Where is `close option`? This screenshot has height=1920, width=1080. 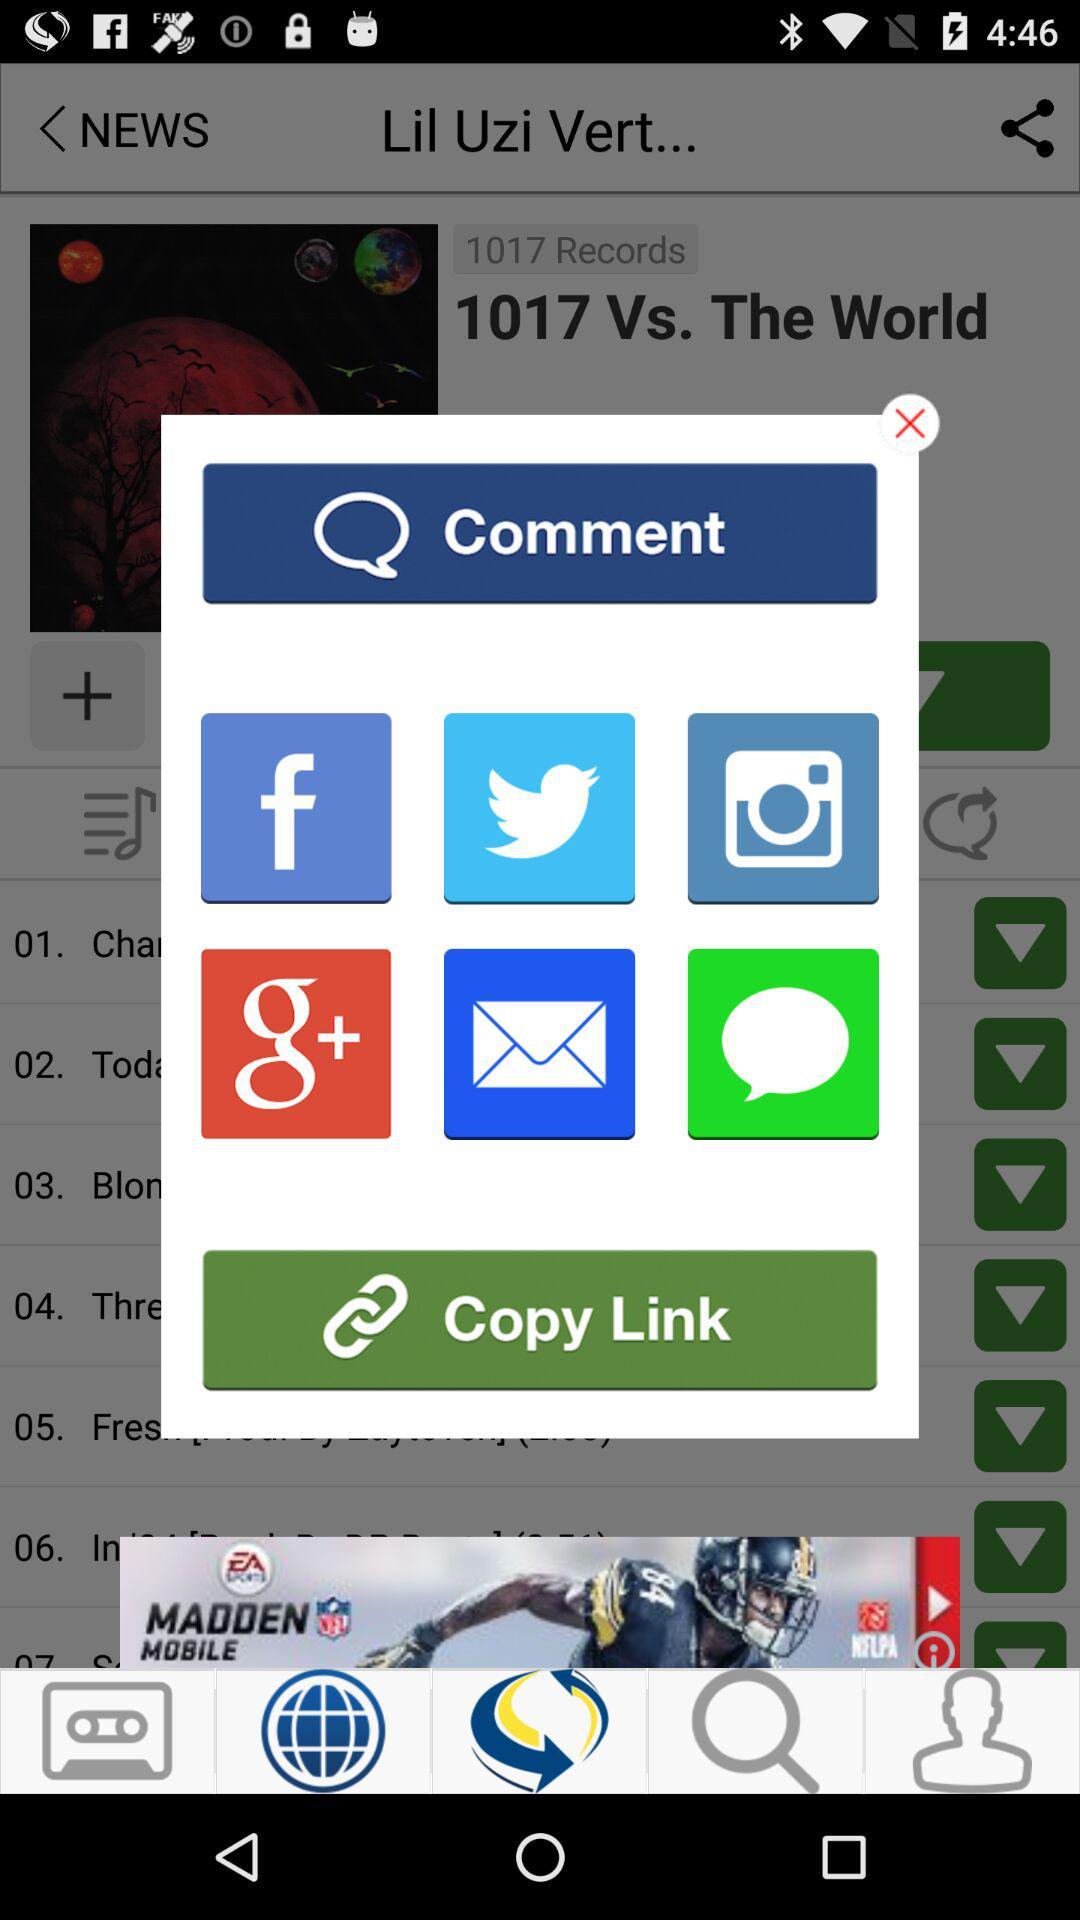
close option is located at coordinates (910, 422).